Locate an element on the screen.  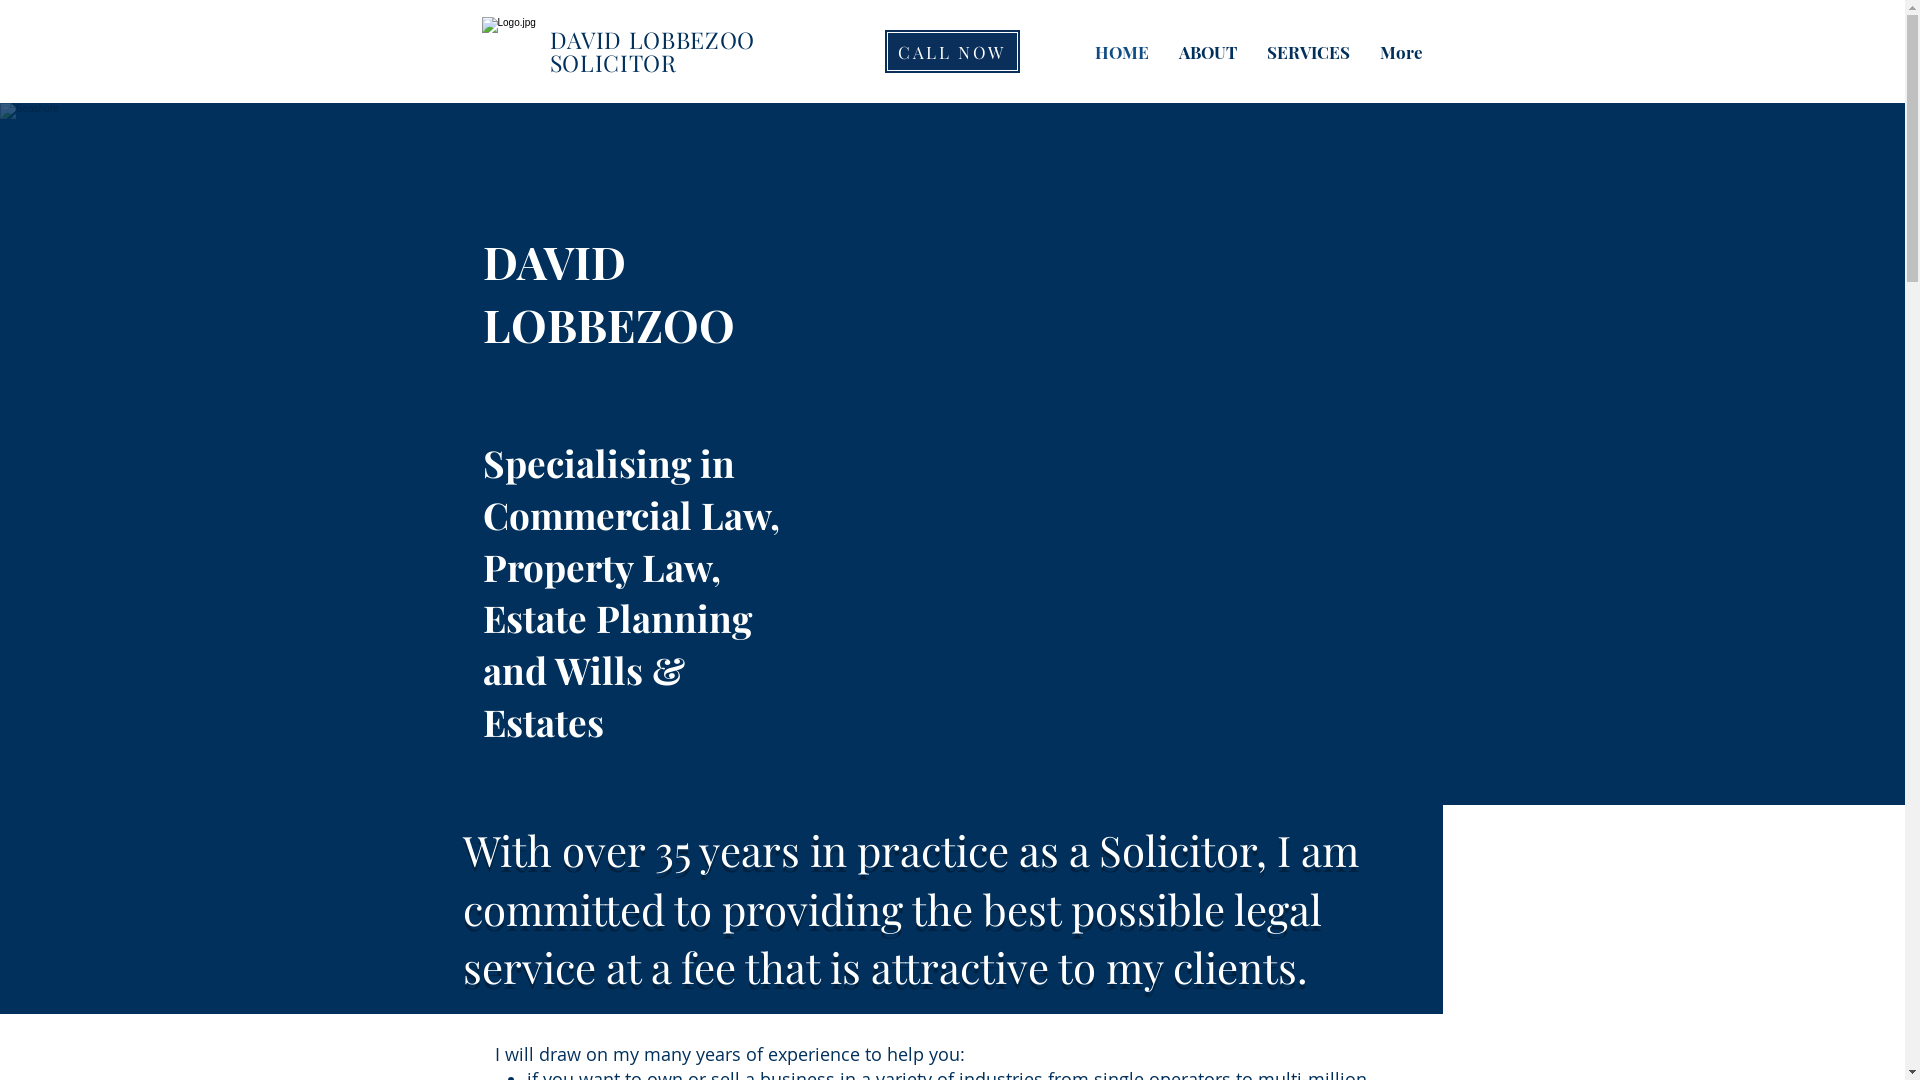
'CALL NOW' is located at coordinates (882, 50).